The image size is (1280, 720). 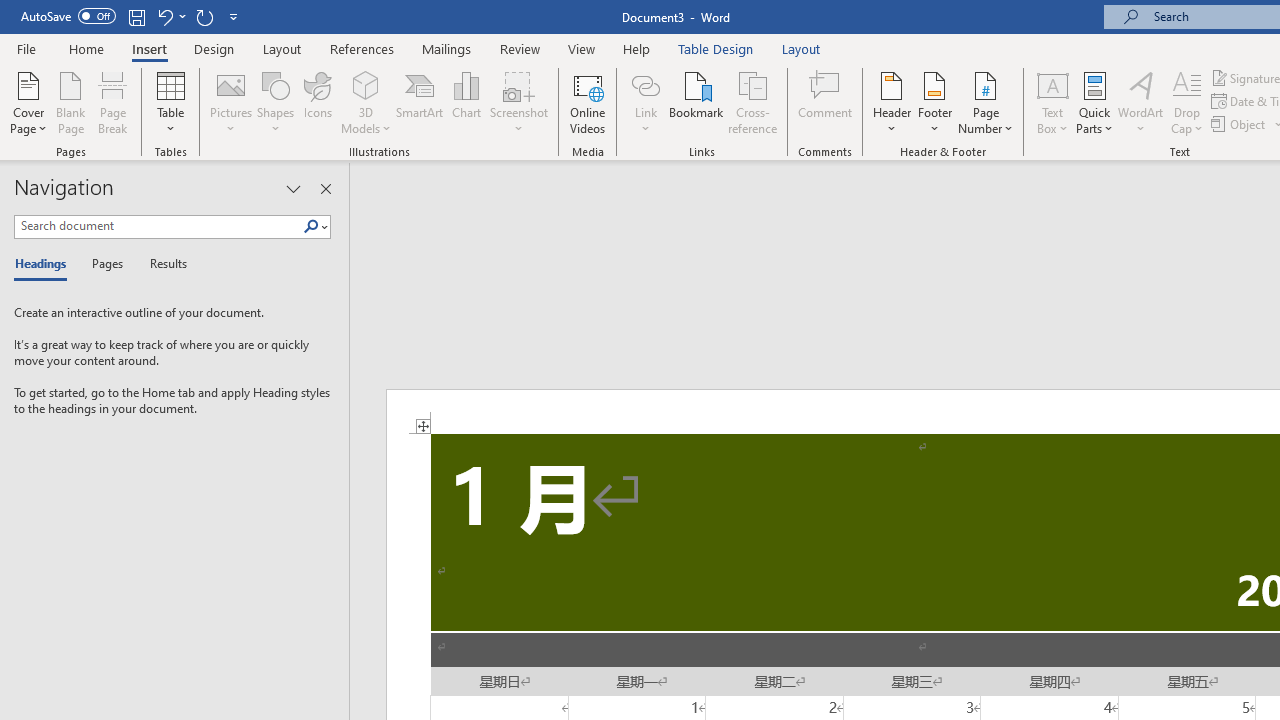 What do you see at coordinates (696, 103) in the screenshot?
I see `'Bookmark...'` at bounding box center [696, 103].